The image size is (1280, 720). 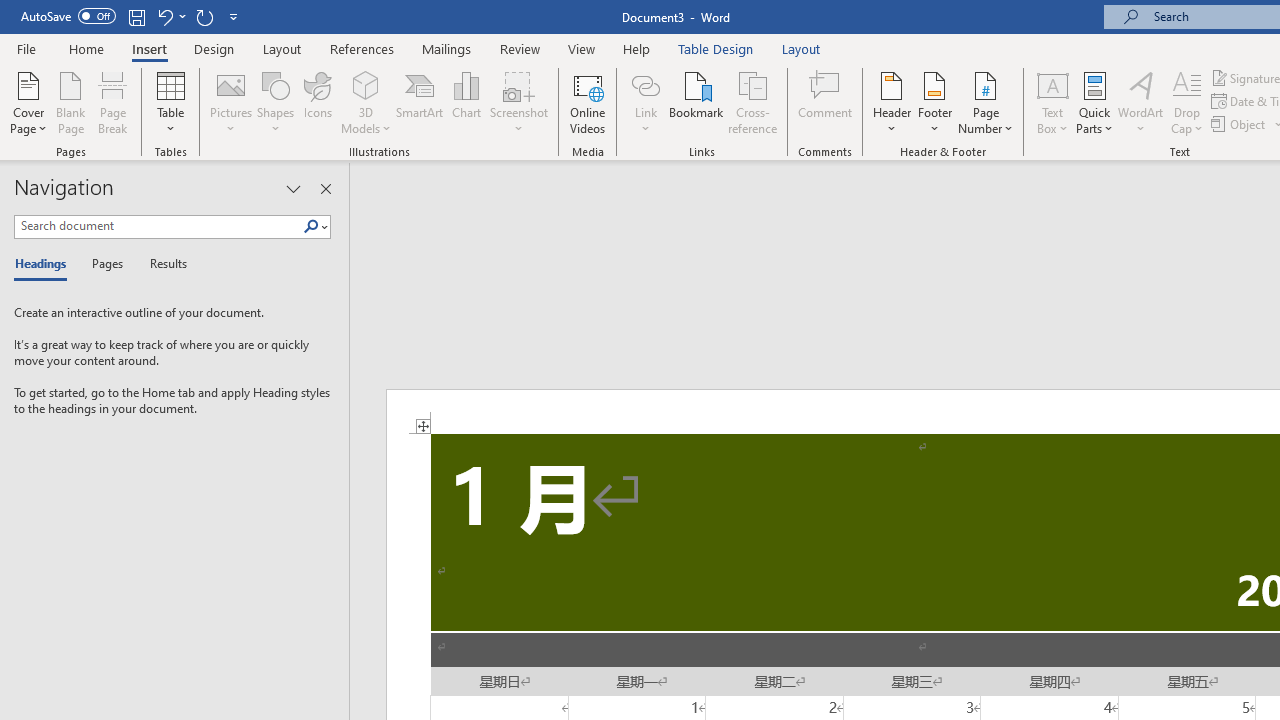 What do you see at coordinates (696, 103) in the screenshot?
I see `'Bookmark...'` at bounding box center [696, 103].